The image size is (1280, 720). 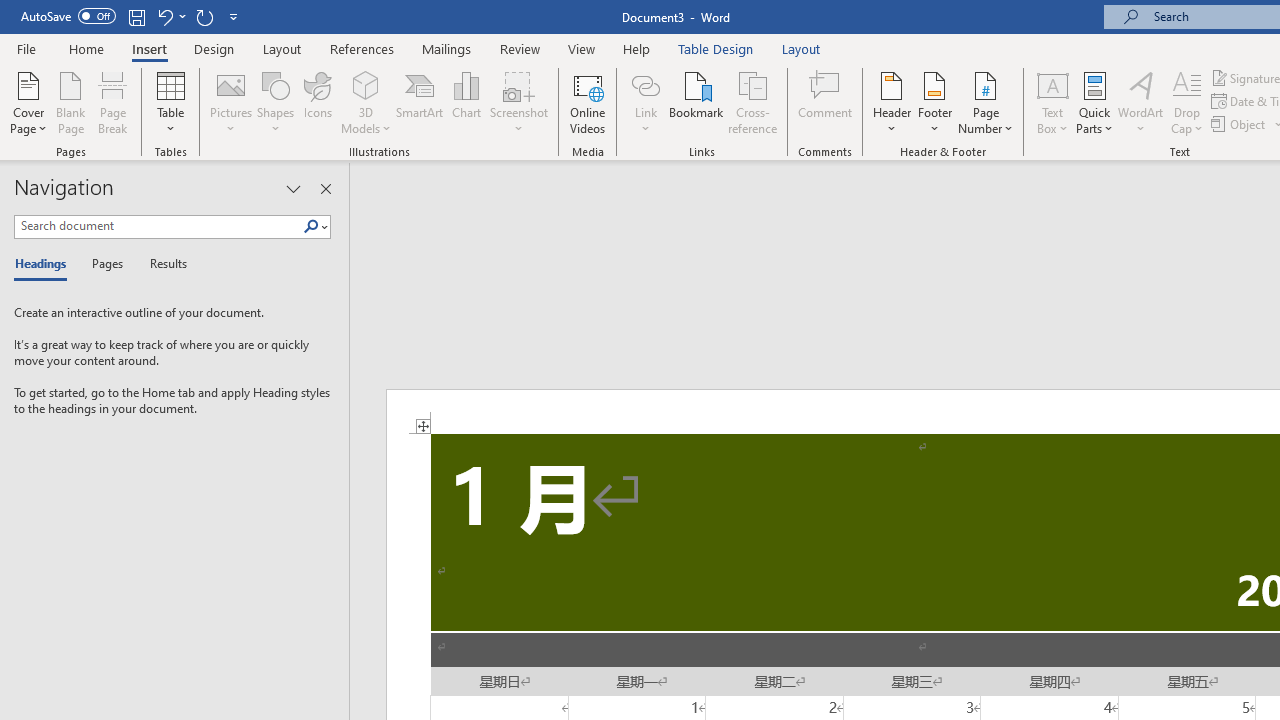 What do you see at coordinates (696, 103) in the screenshot?
I see `'Bookmark...'` at bounding box center [696, 103].